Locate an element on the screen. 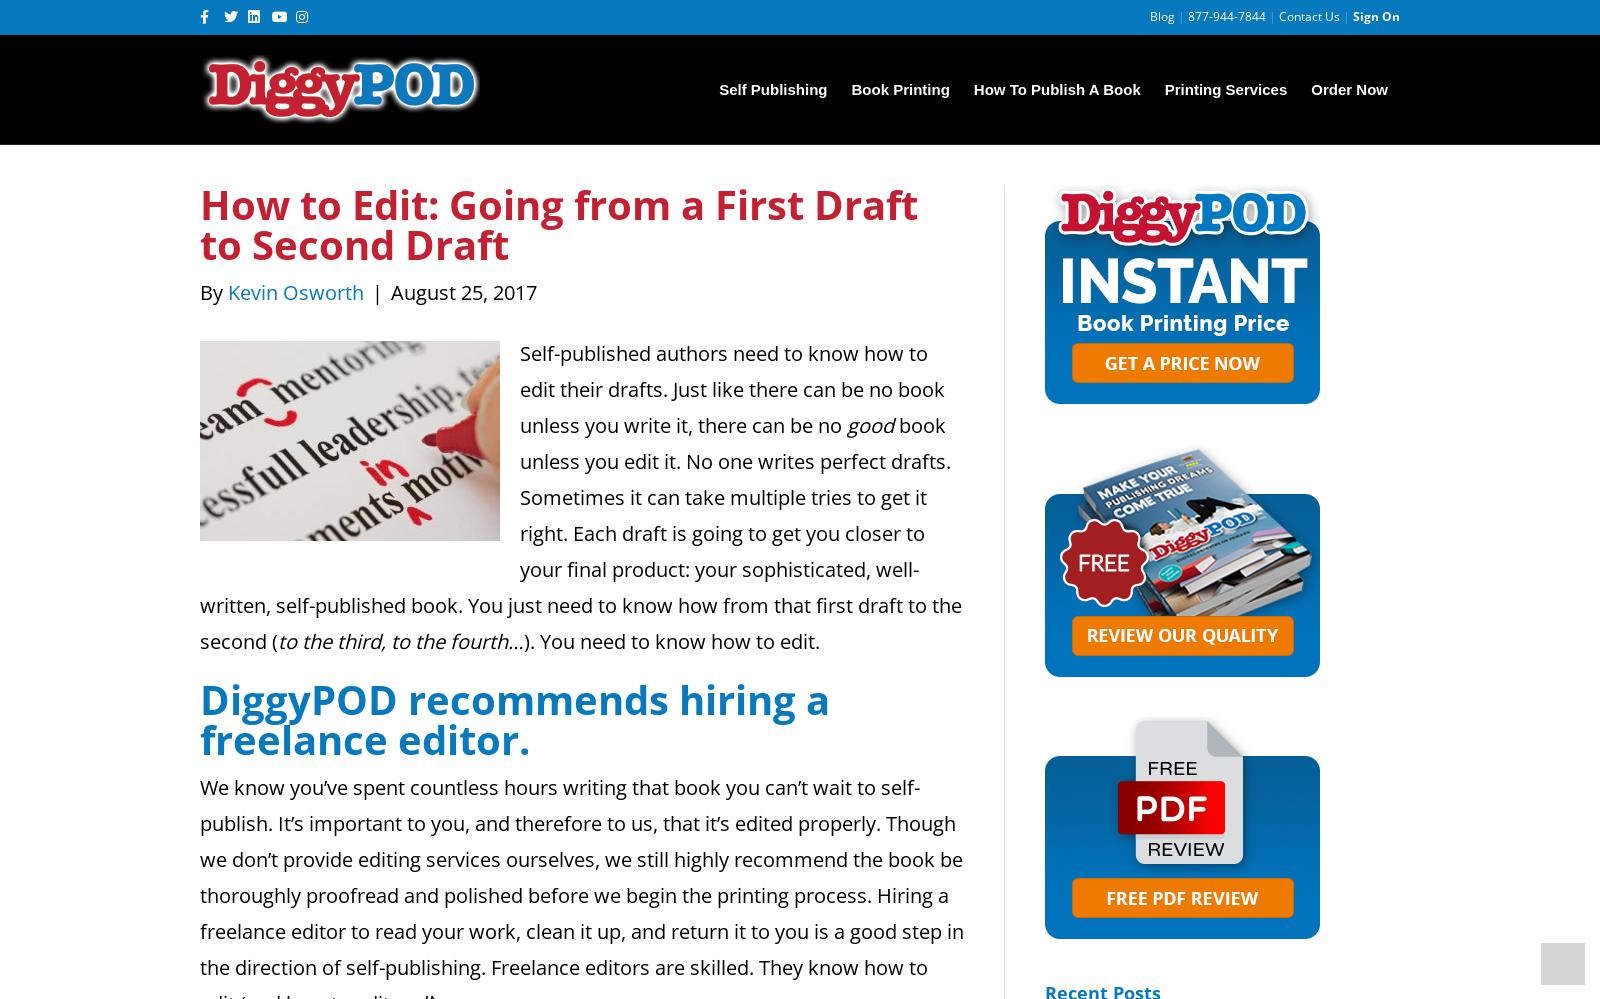  '). You need to know how to edit.' is located at coordinates (672, 640).